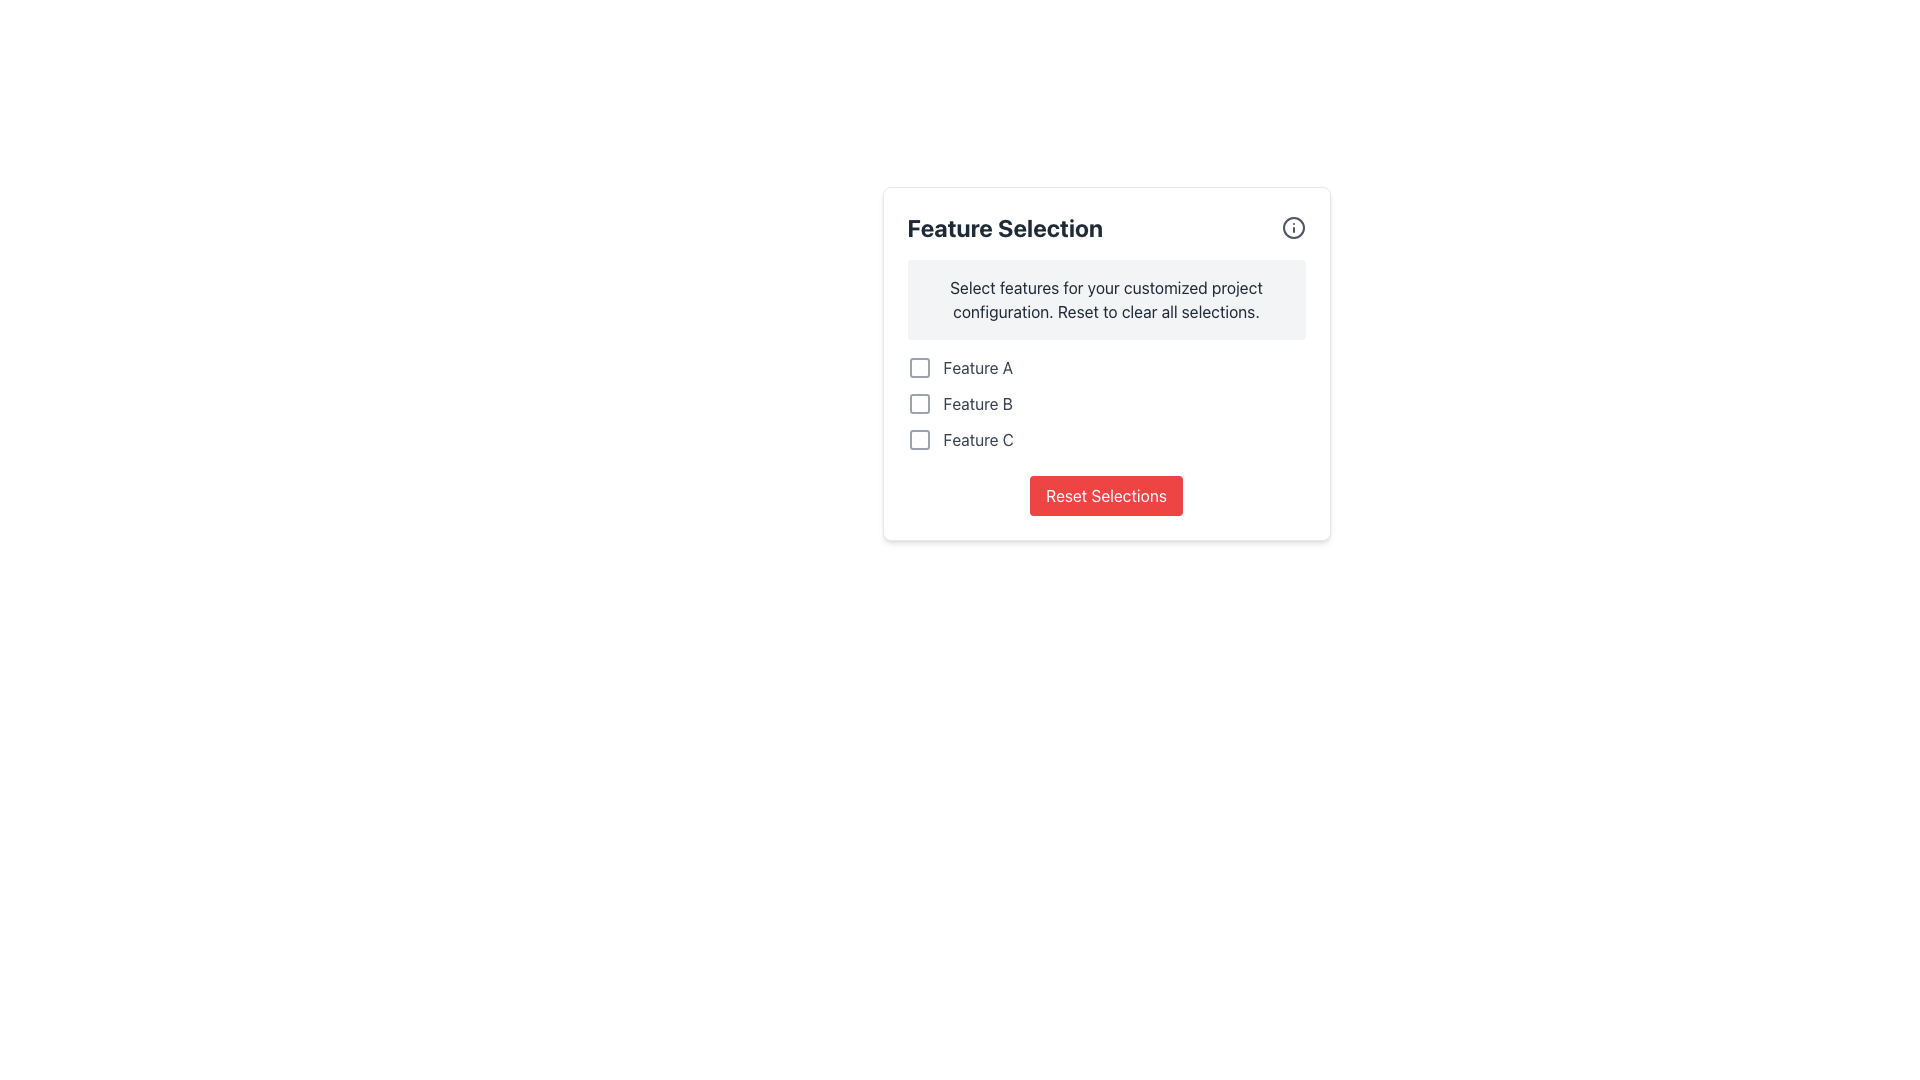 This screenshot has height=1080, width=1920. Describe the element at coordinates (978, 438) in the screenshot. I see `the text label indicating 'Feature C', which is located in the third row of the feature options list, below 'Feature B'` at that location.